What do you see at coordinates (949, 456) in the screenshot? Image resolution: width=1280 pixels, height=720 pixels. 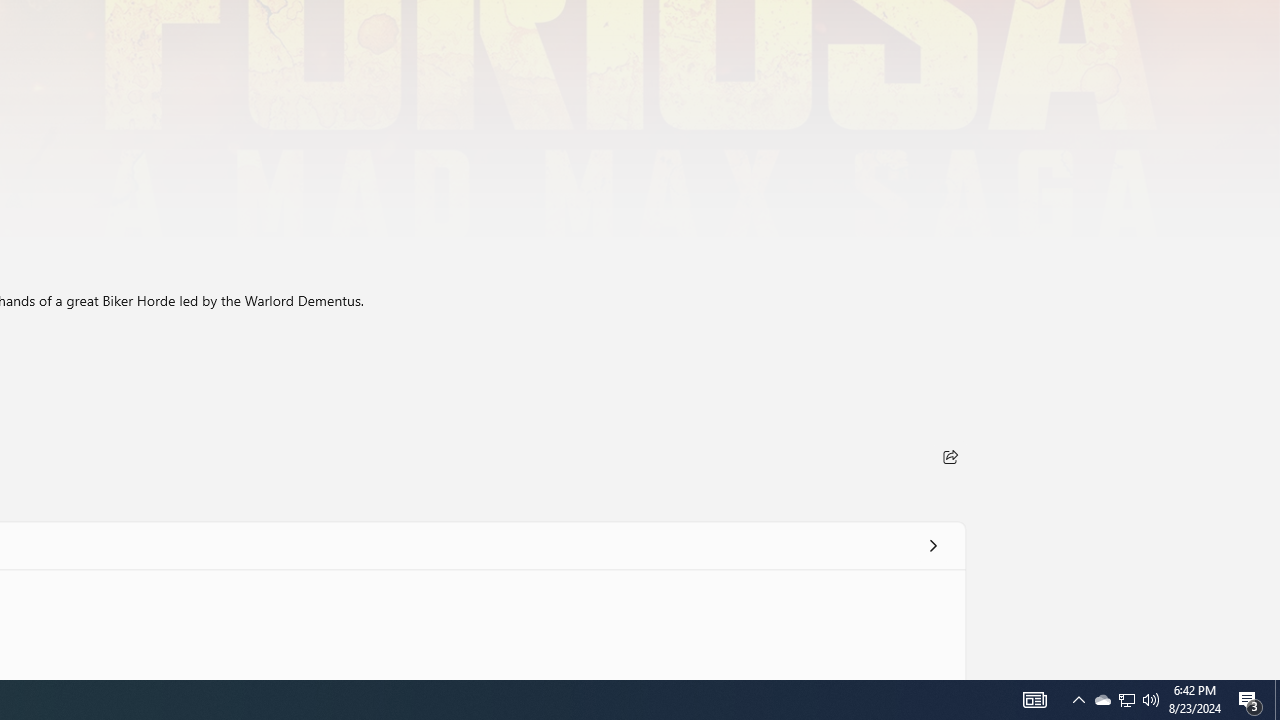 I see `'Share'` at bounding box center [949, 456].